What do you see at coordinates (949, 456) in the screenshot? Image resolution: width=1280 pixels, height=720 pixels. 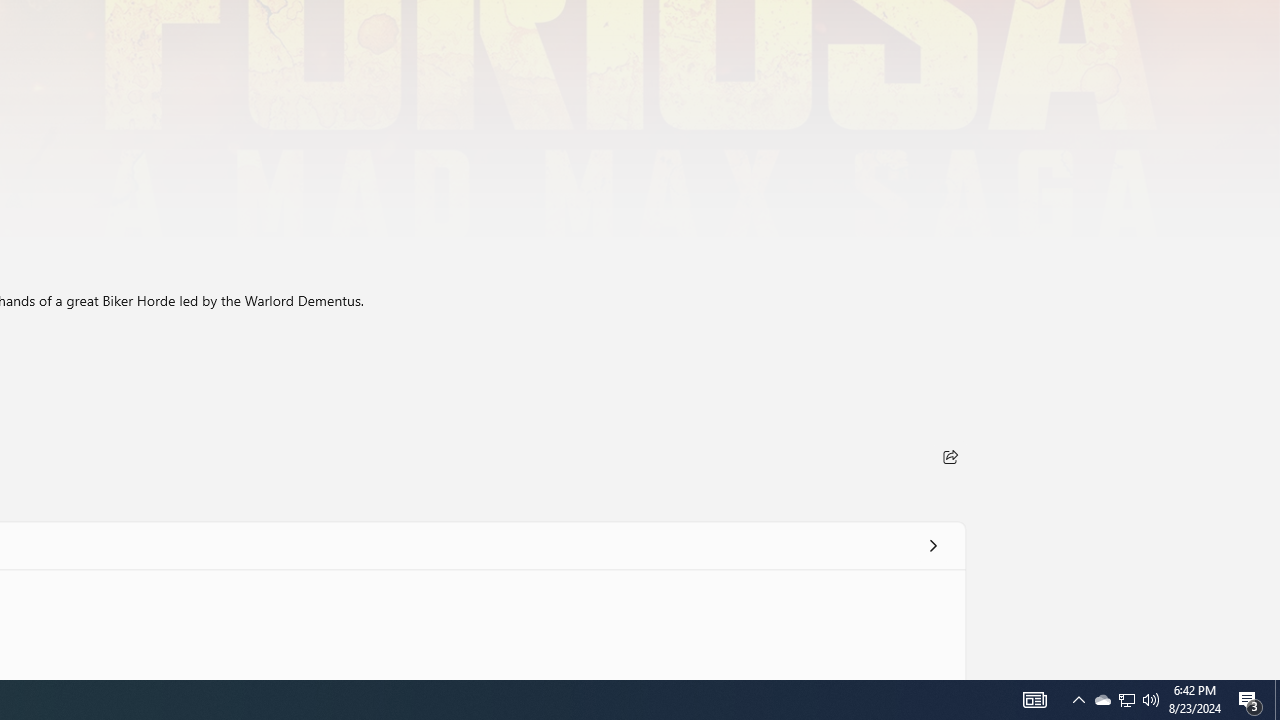 I see `'Share'` at bounding box center [949, 456].